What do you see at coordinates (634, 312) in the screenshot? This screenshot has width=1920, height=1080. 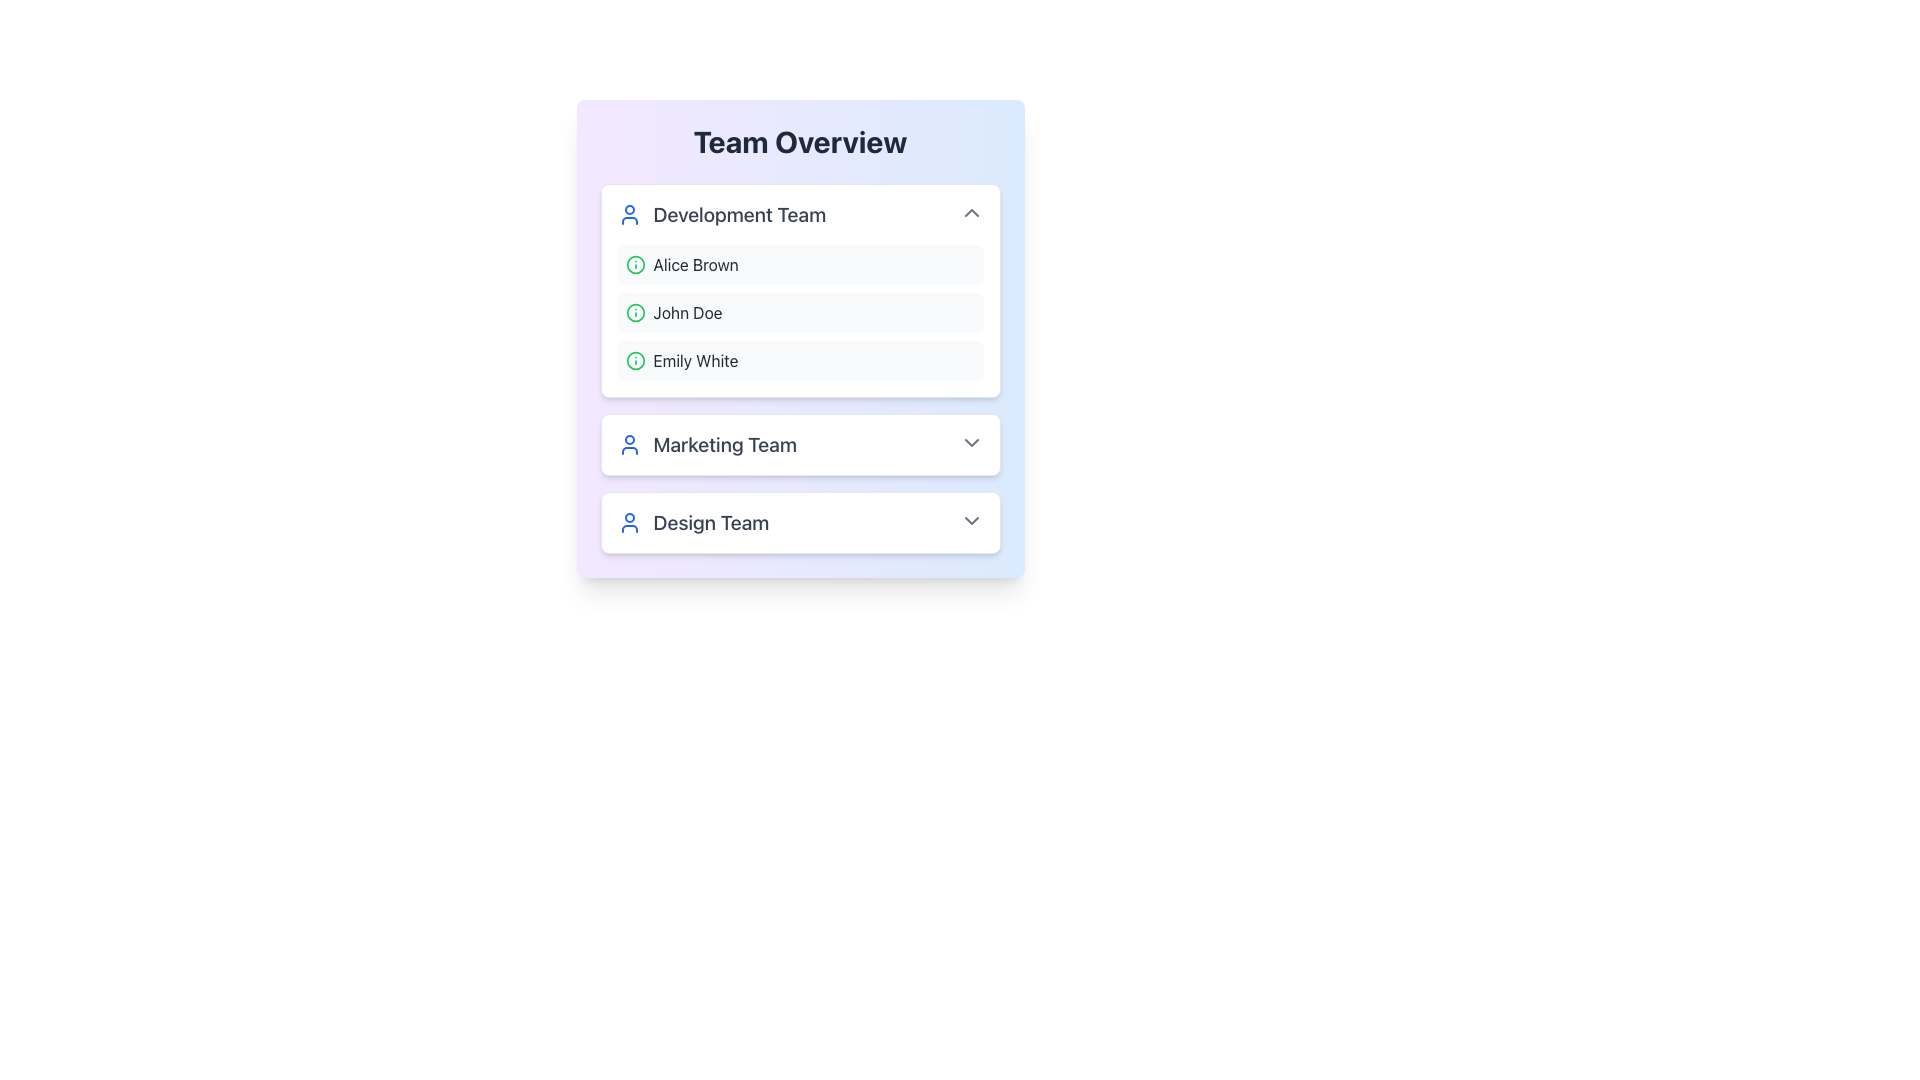 I see `the circular icon with a green stroke representing 'John Doe'` at bounding box center [634, 312].